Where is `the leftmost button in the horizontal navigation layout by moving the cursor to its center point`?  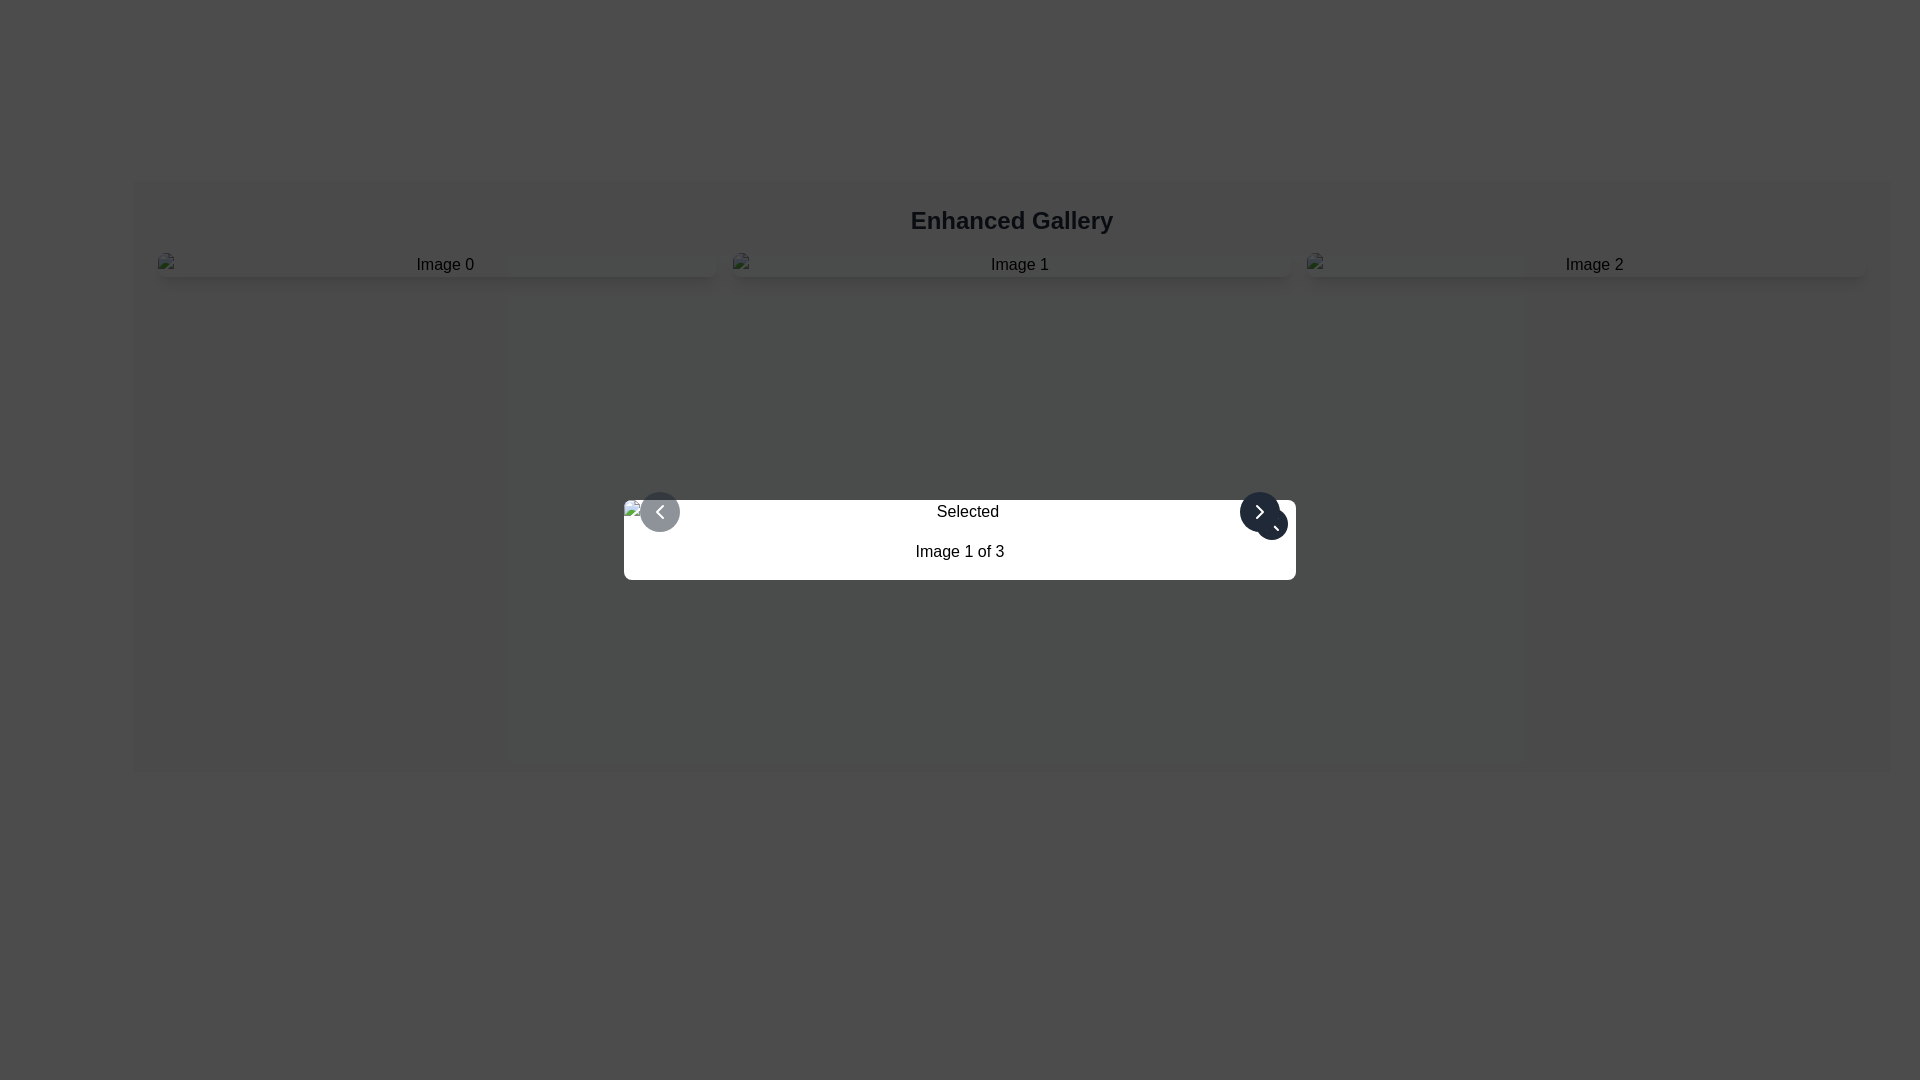
the leftmost button in the horizontal navigation layout by moving the cursor to its center point is located at coordinates (660, 511).